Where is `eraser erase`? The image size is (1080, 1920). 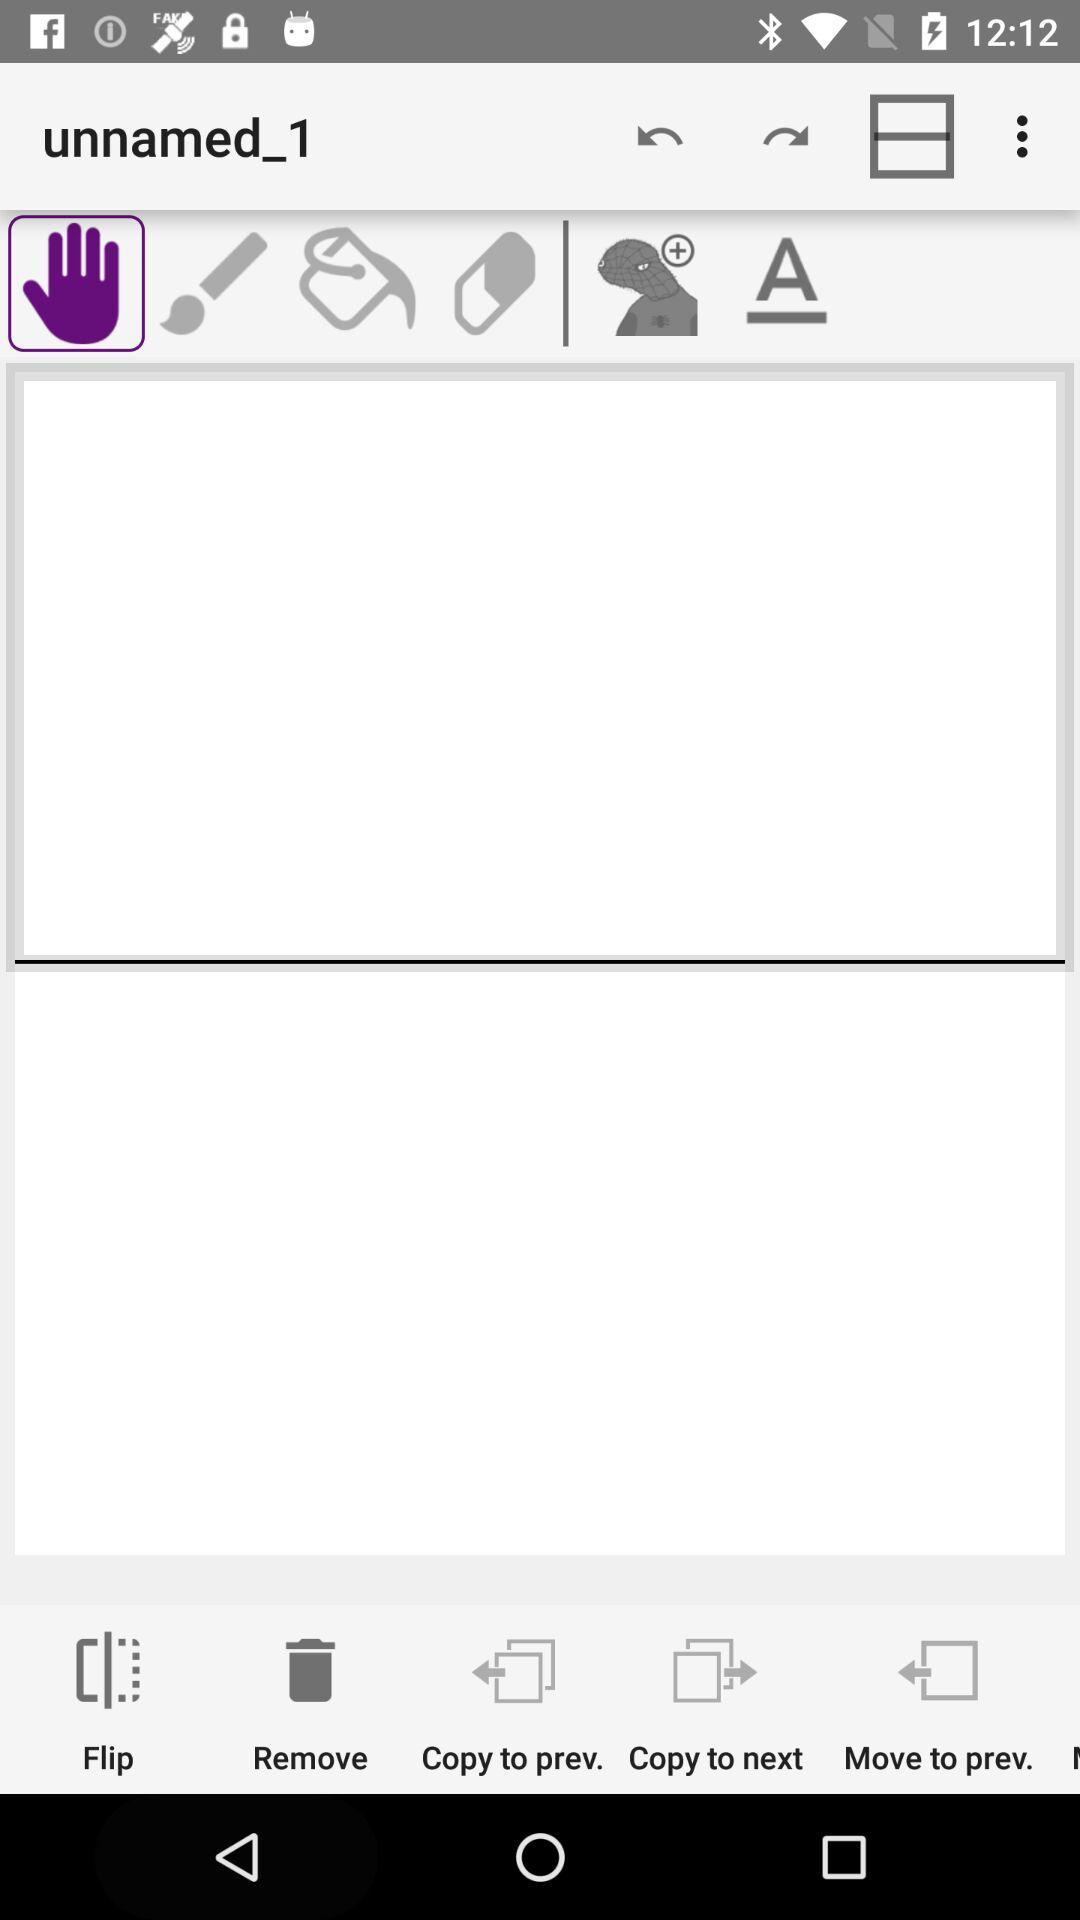 eraser erase is located at coordinates (494, 282).